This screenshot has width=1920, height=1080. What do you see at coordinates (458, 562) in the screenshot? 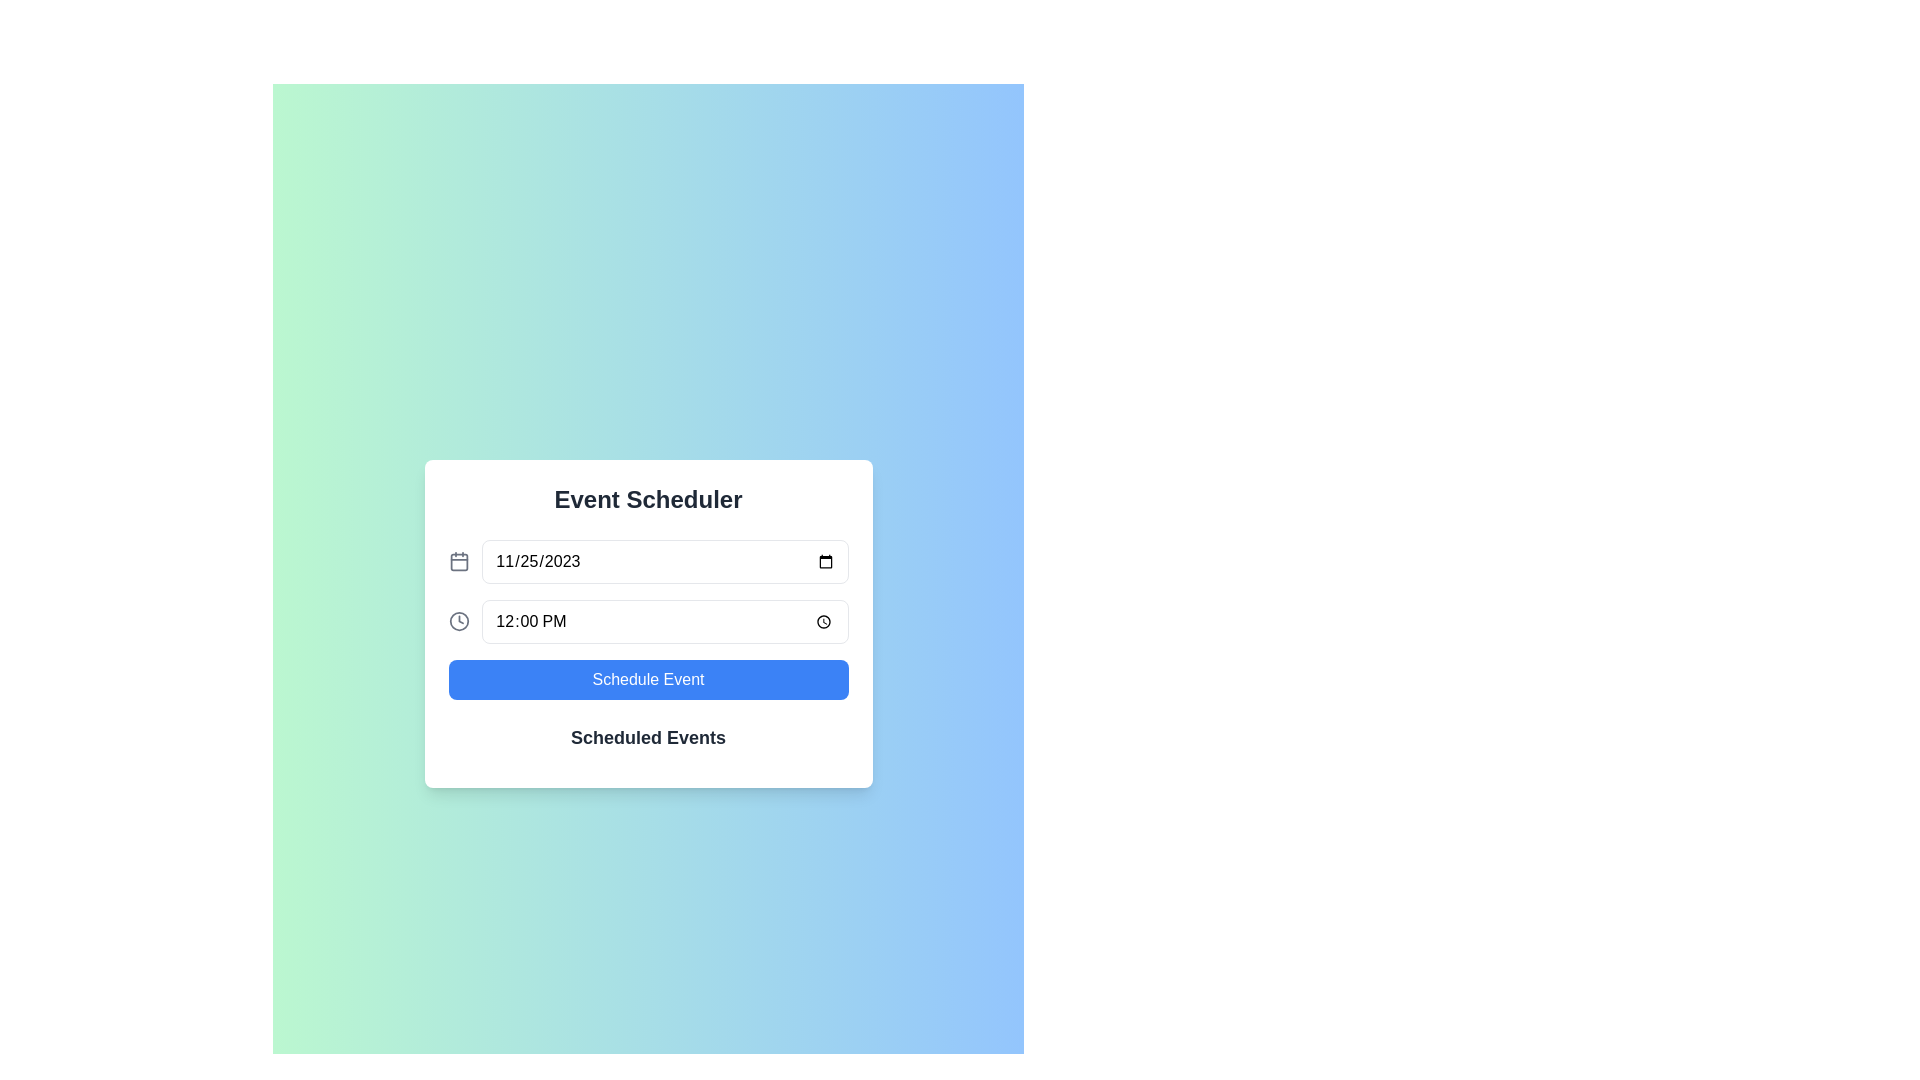
I see `the decorative rectangle inside the calendar icon located to the left of the date selection input field` at bounding box center [458, 562].